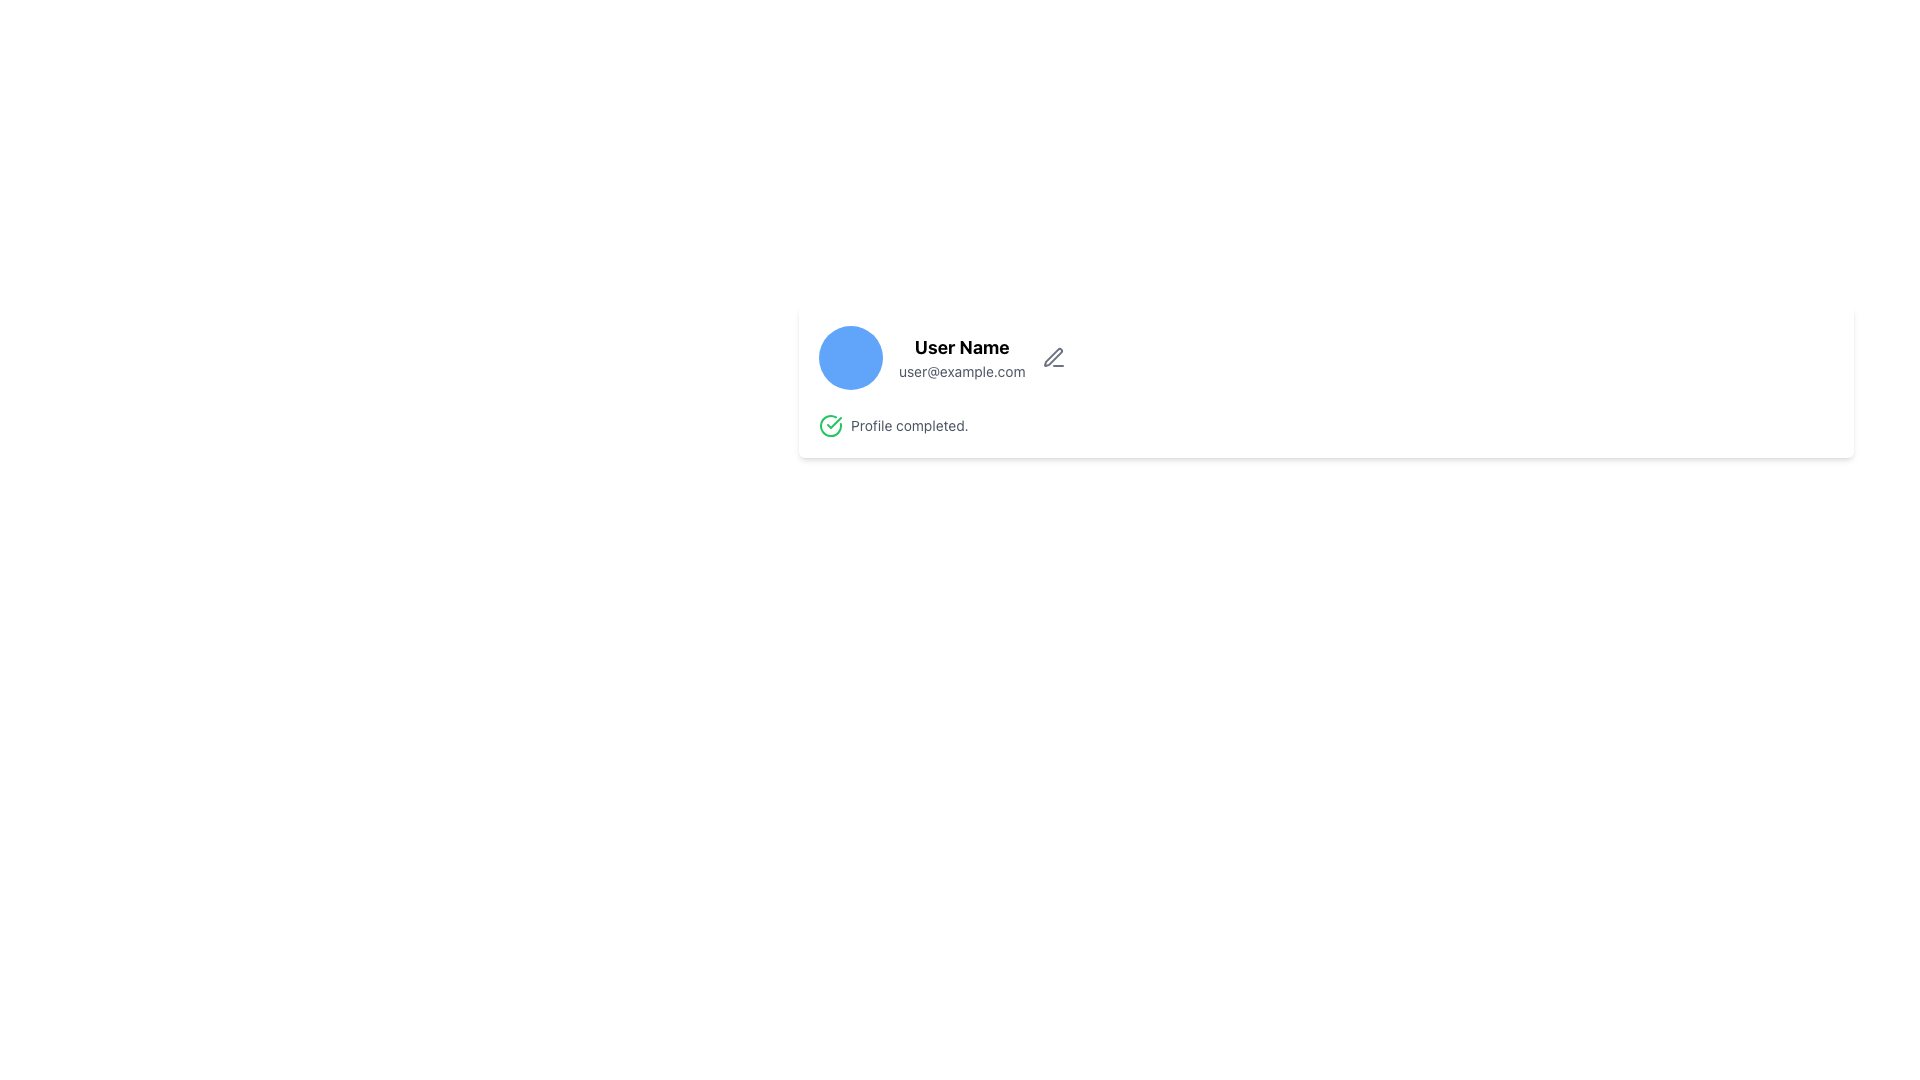  Describe the element at coordinates (908, 424) in the screenshot. I see `the text label indicating the completed status of the user's profile, located to the right of a green checkmark icon in the lower-left area of the user profile information card` at that location.